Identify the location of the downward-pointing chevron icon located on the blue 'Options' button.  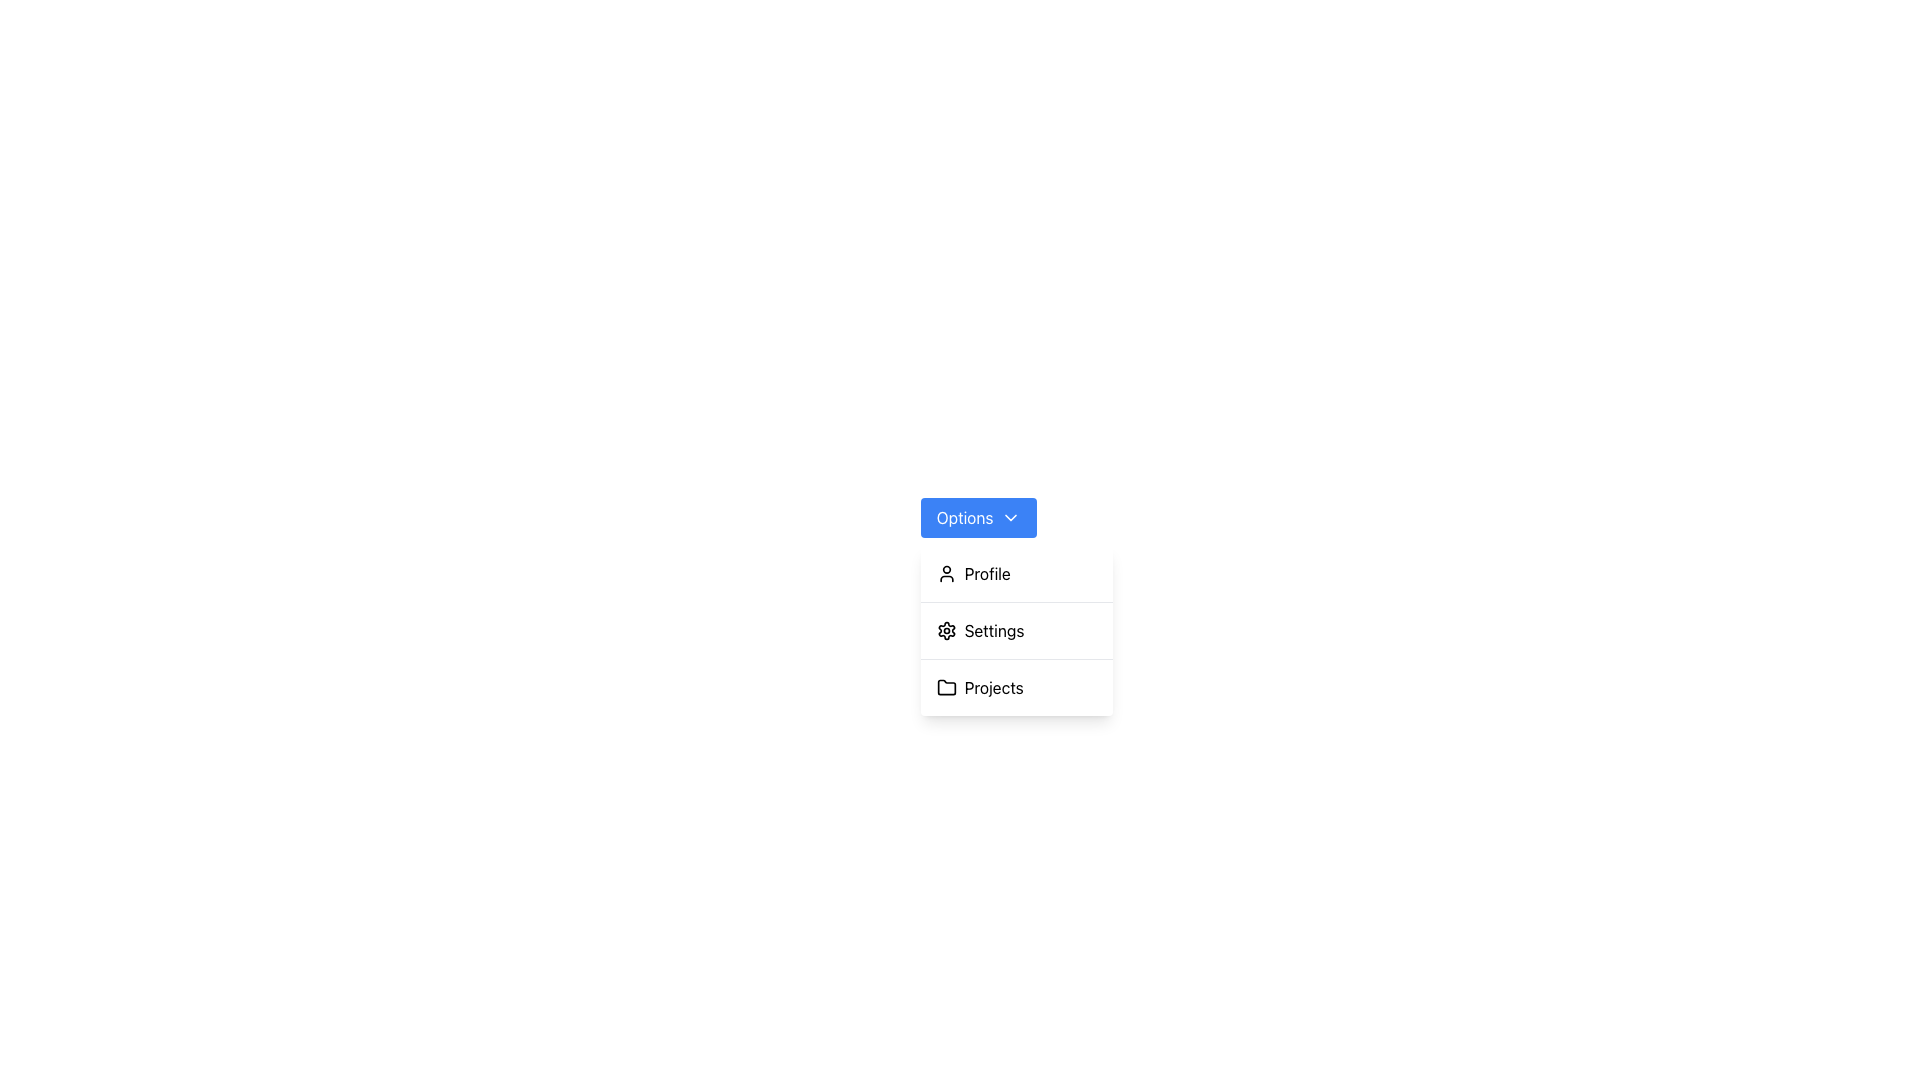
(1011, 516).